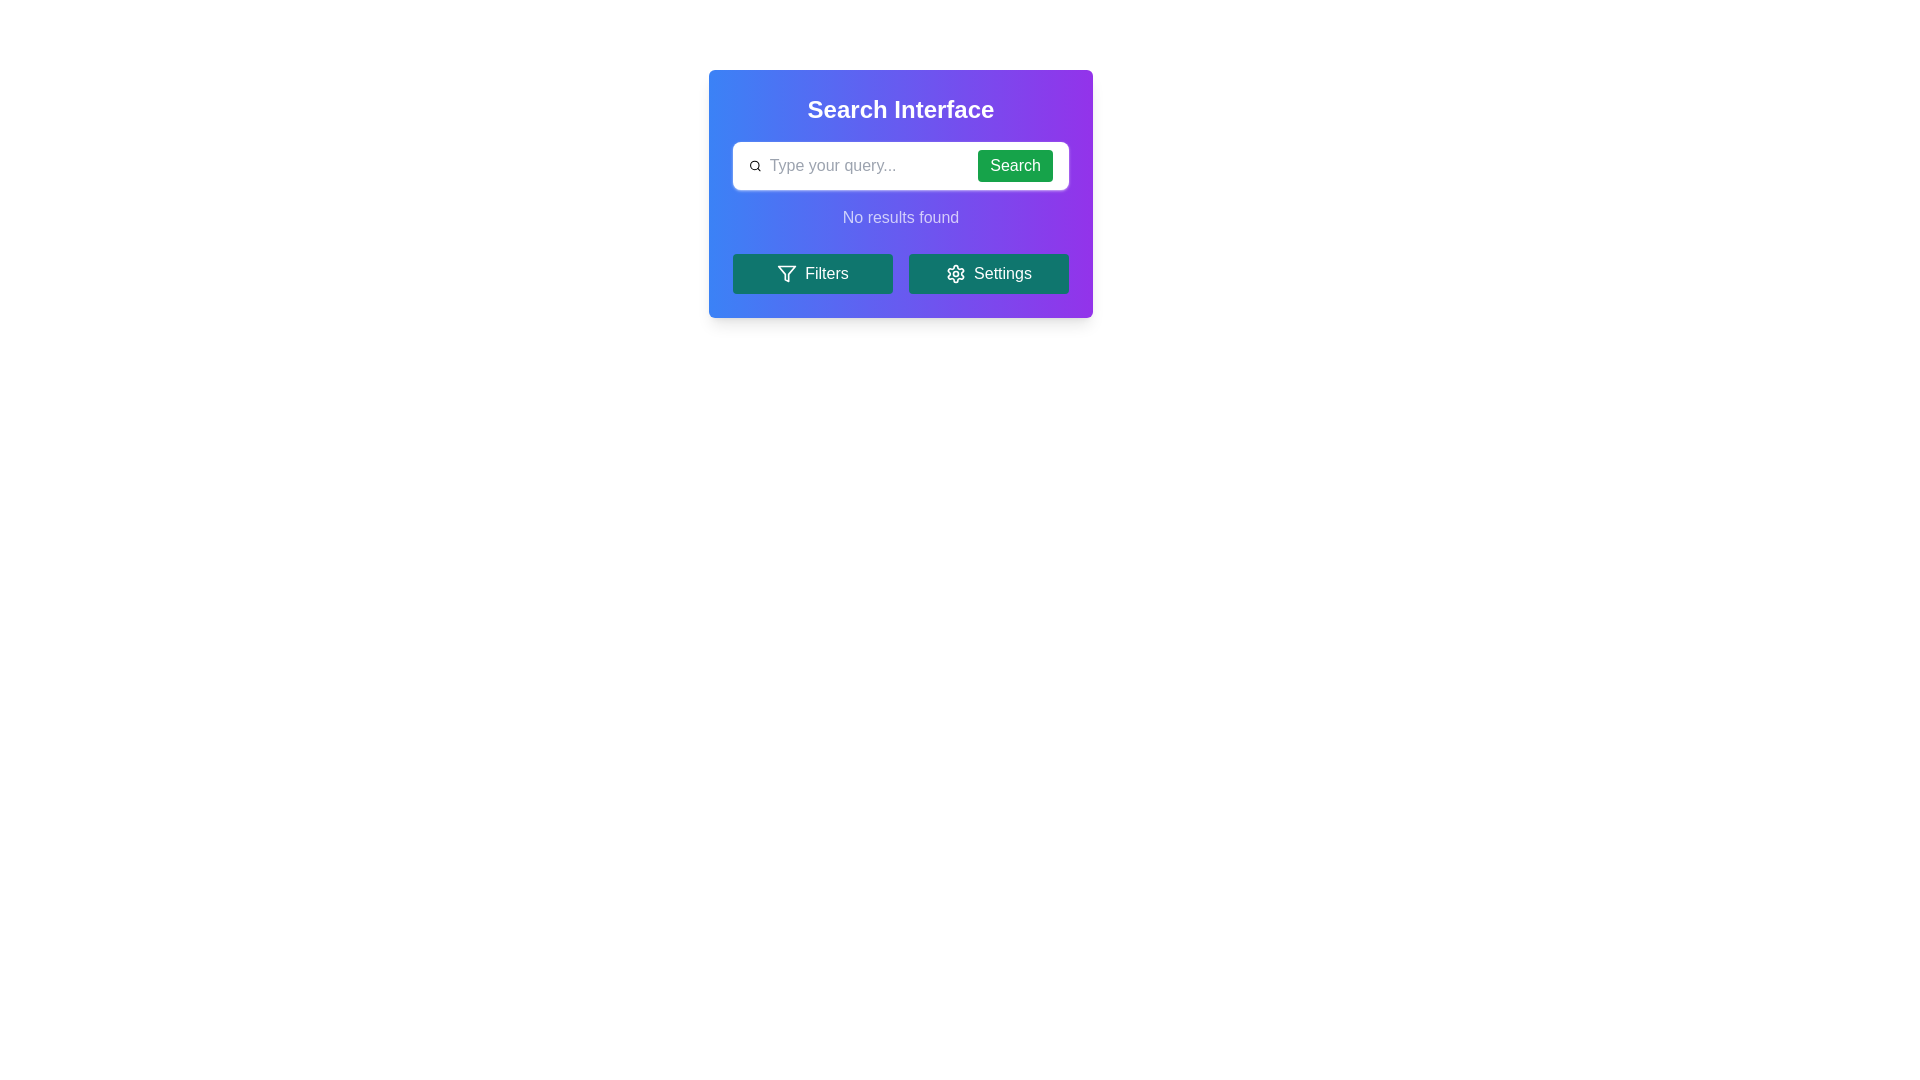 This screenshot has width=1920, height=1080. Describe the element at coordinates (753, 164) in the screenshot. I see `the circular vector graphic element of the magnifying glass icon located in the top left corner inside the search bar` at that location.